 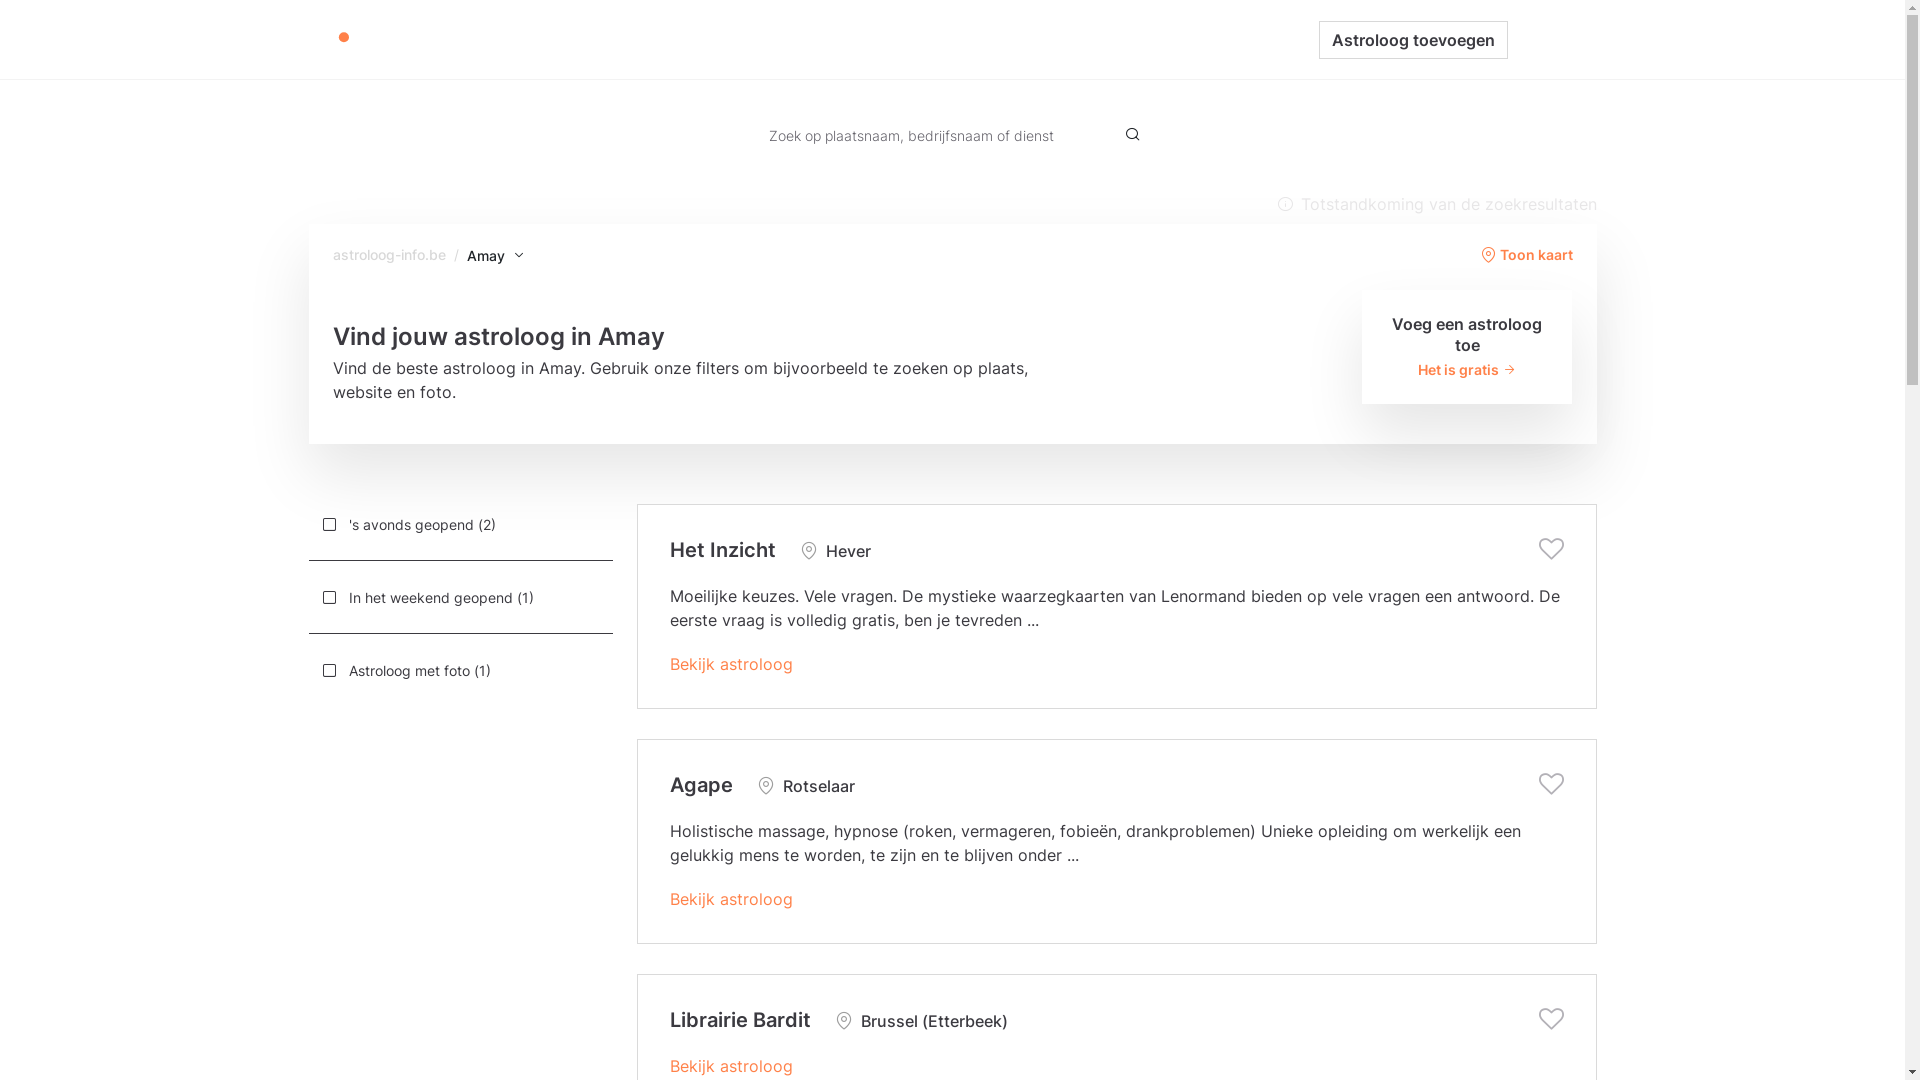 I want to click on 'Agape', so click(x=701, y=784).